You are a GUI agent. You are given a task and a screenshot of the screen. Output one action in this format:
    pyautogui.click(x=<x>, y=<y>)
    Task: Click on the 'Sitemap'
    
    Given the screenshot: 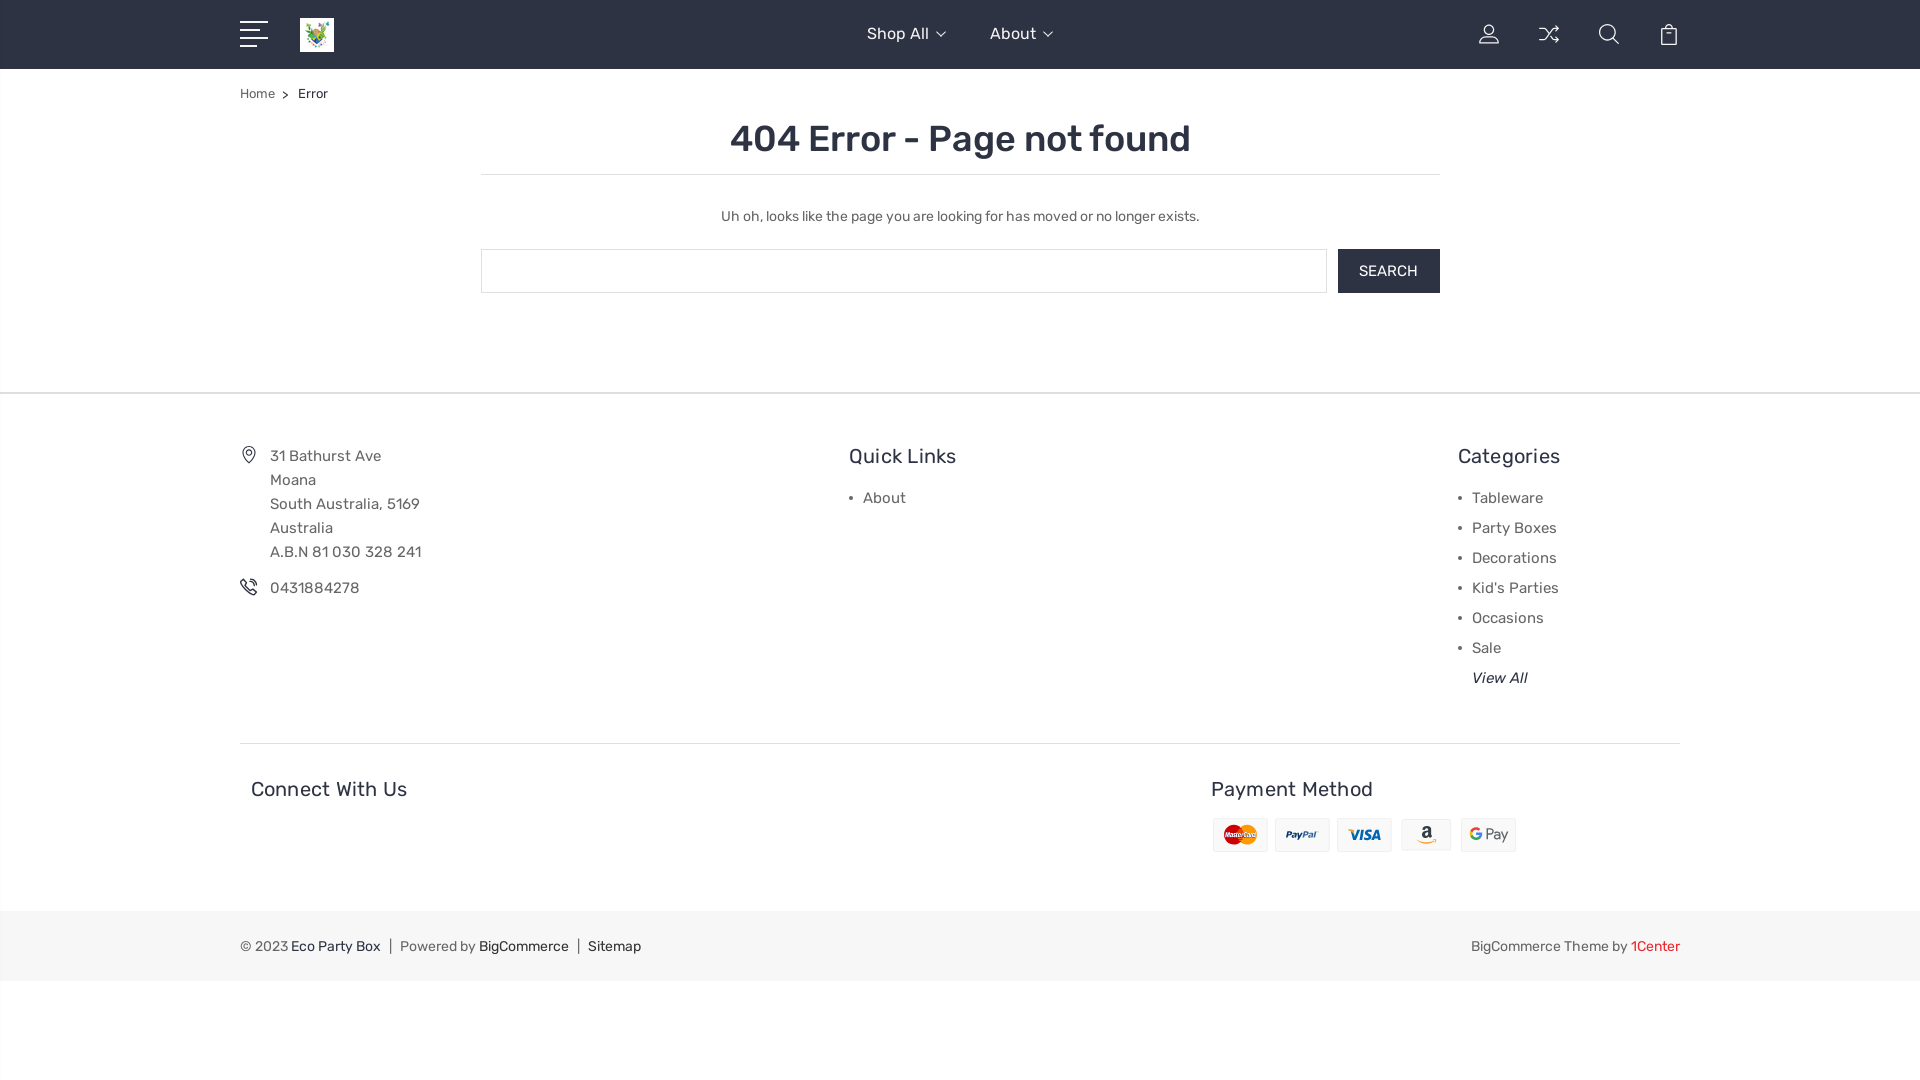 What is the action you would take?
    pyautogui.click(x=587, y=945)
    